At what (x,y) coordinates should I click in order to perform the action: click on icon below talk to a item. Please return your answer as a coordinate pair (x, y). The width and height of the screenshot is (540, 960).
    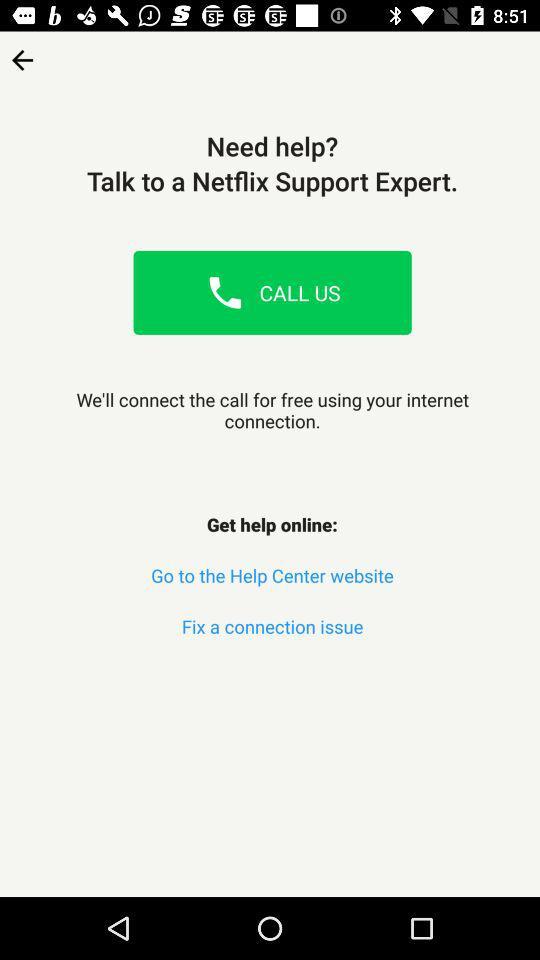
    Looking at the image, I should click on (224, 291).